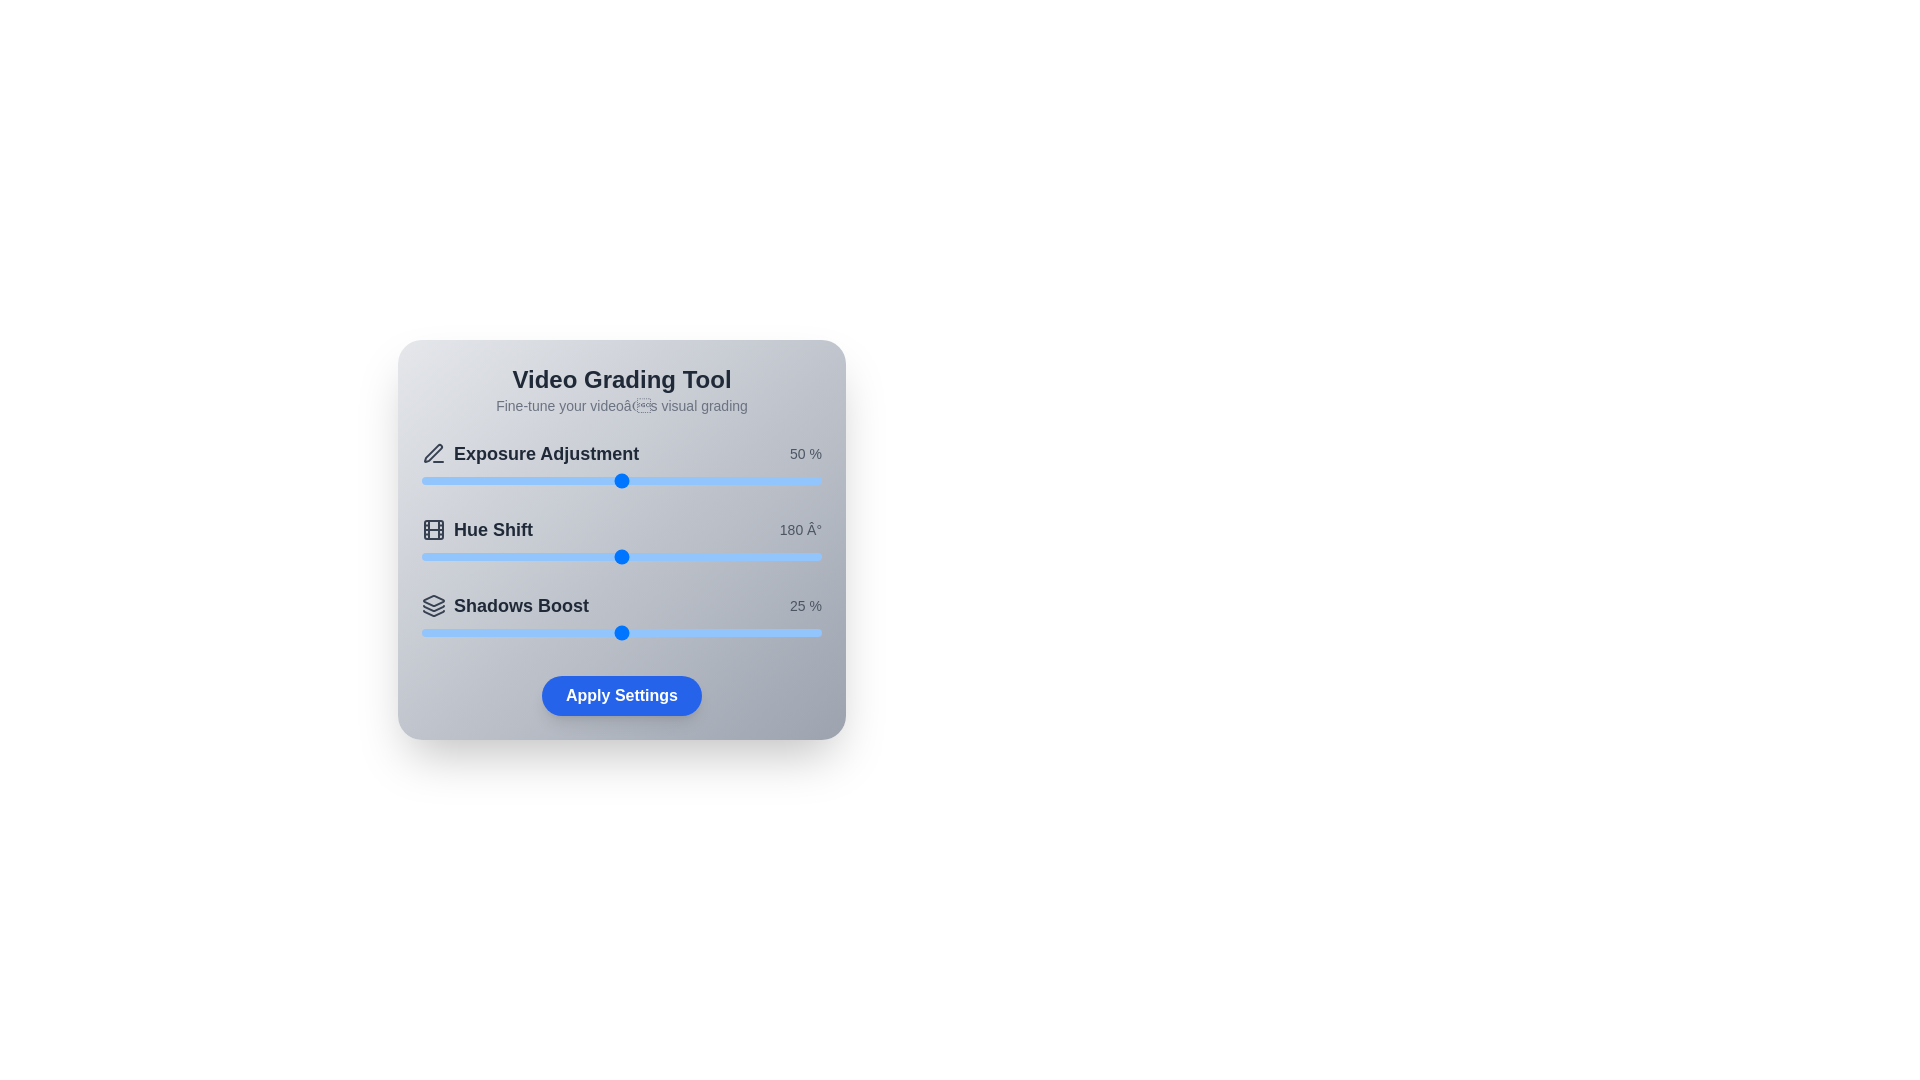  Describe the element at coordinates (621, 542) in the screenshot. I see `middle label and value of the grouped interactive sliders labeled 'Hue Shift' located within the 'Video Grading Tool' interface` at that location.